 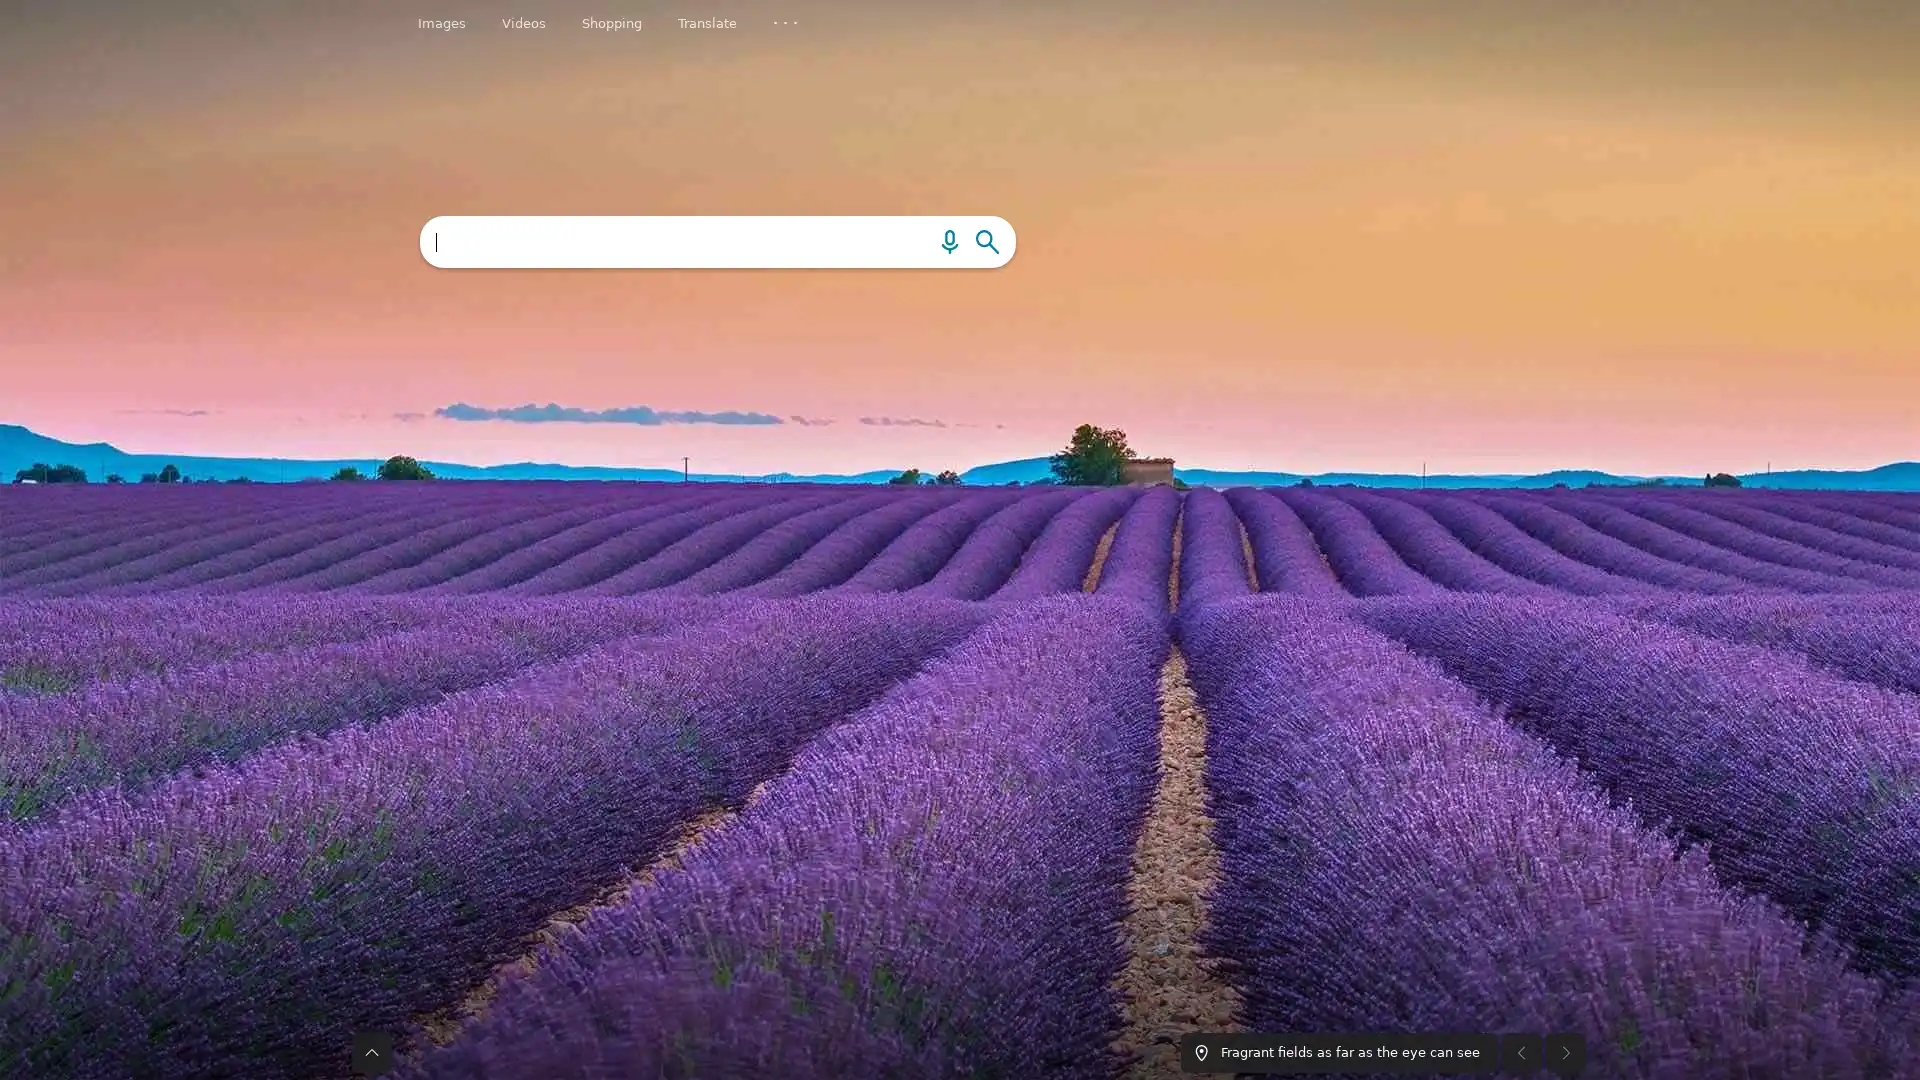 What do you see at coordinates (1520, 778) in the screenshot?
I see `Previous image` at bounding box center [1520, 778].